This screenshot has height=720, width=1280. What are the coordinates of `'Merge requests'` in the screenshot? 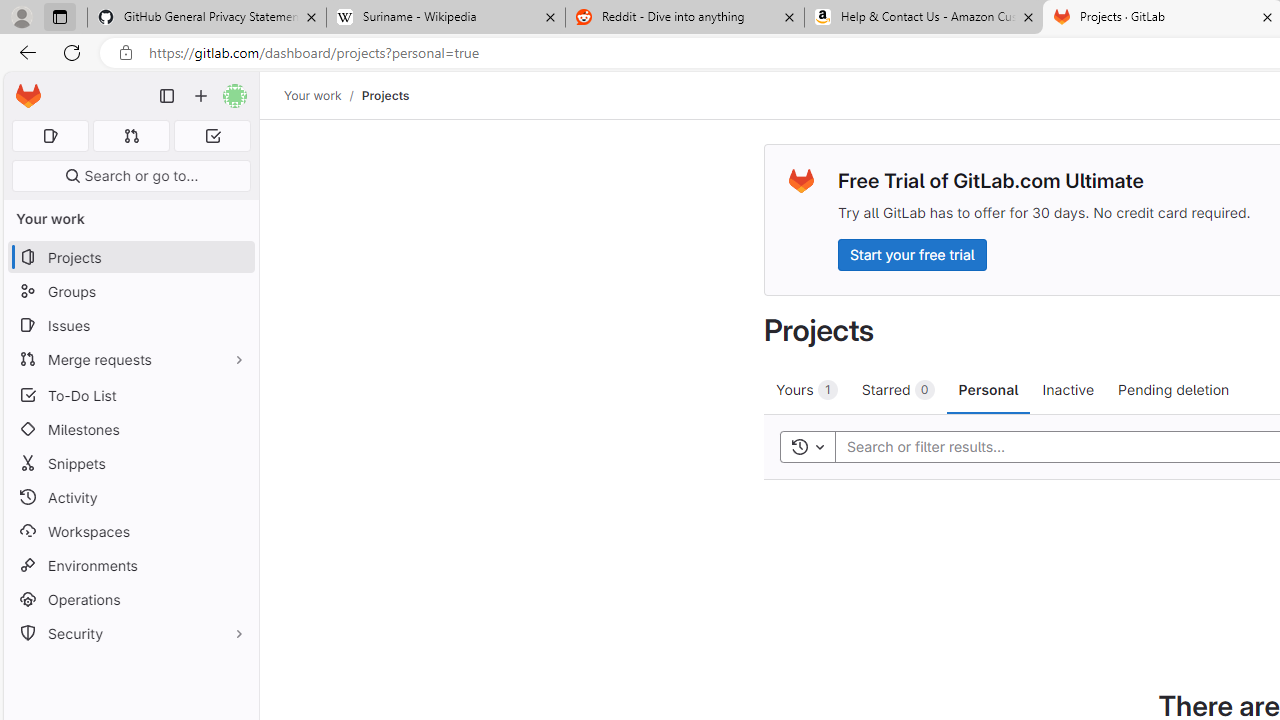 It's located at (130, 358).